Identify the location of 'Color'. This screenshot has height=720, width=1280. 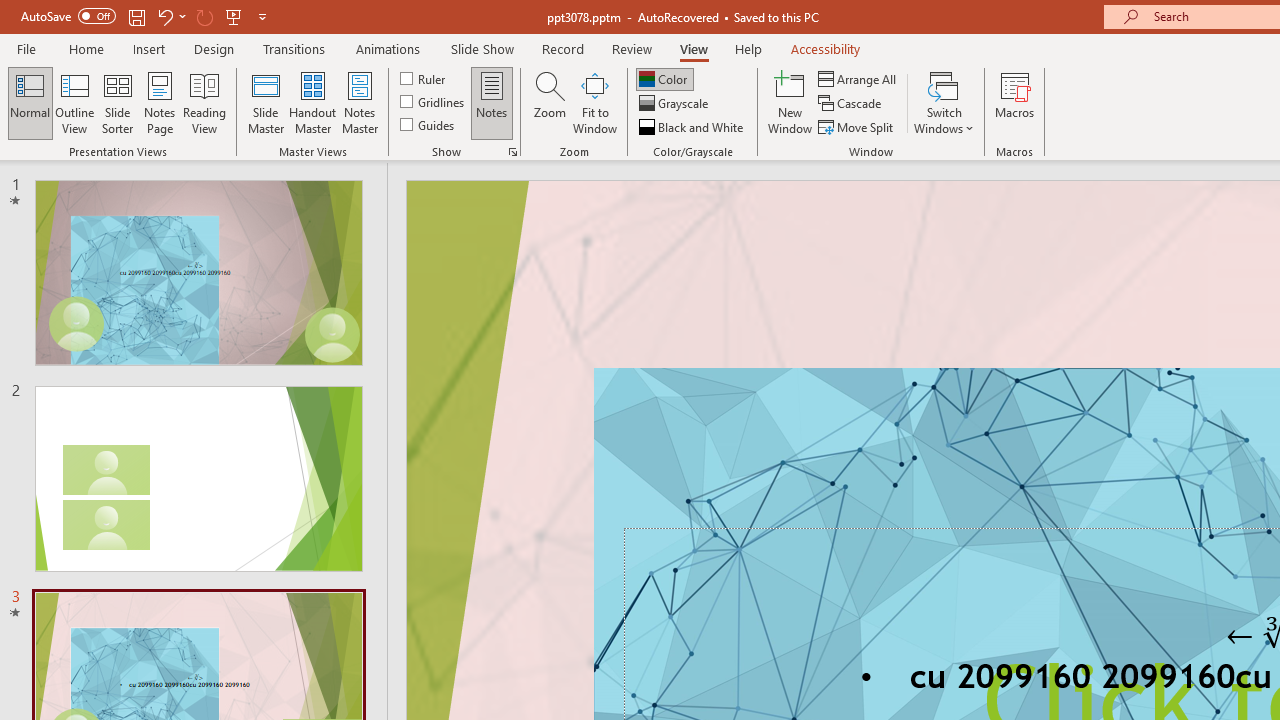
(664, 78).